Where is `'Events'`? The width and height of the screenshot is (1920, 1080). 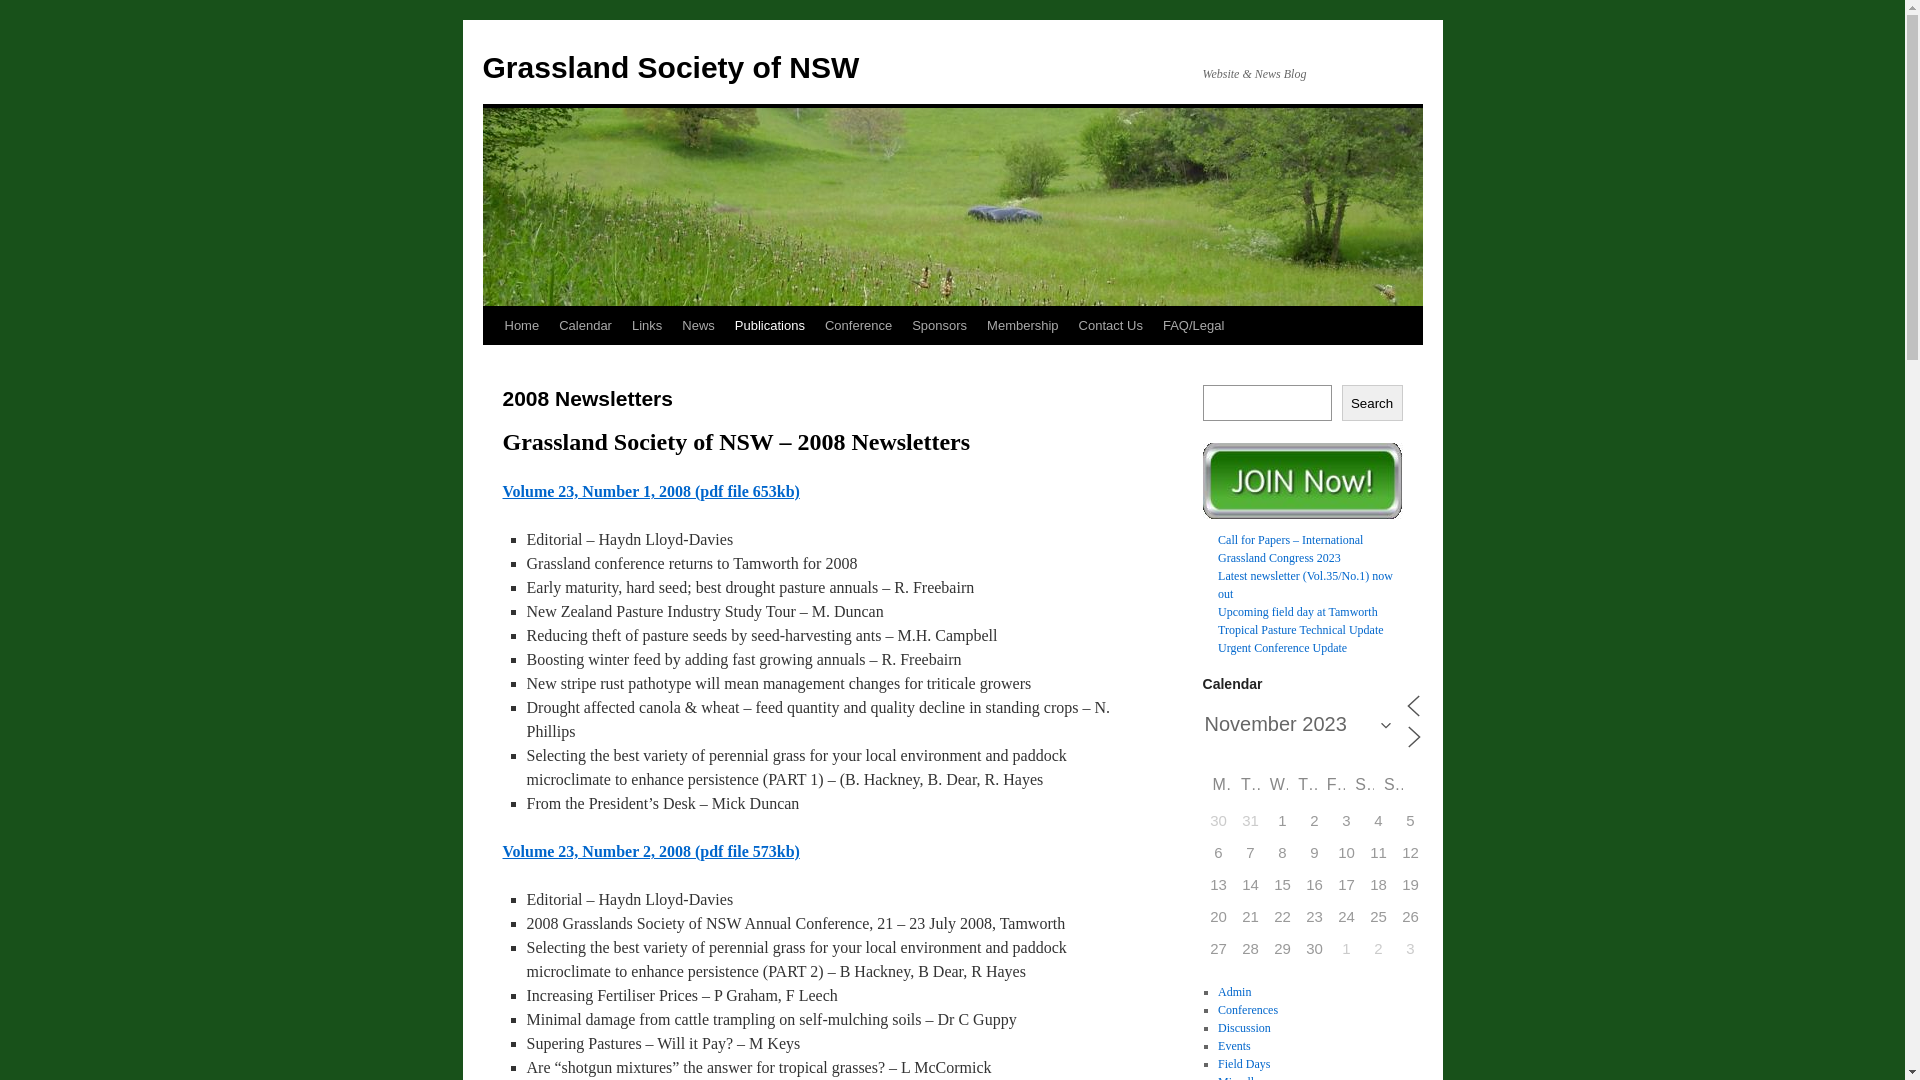
'Events' is located at coordinates (1233, 1044).